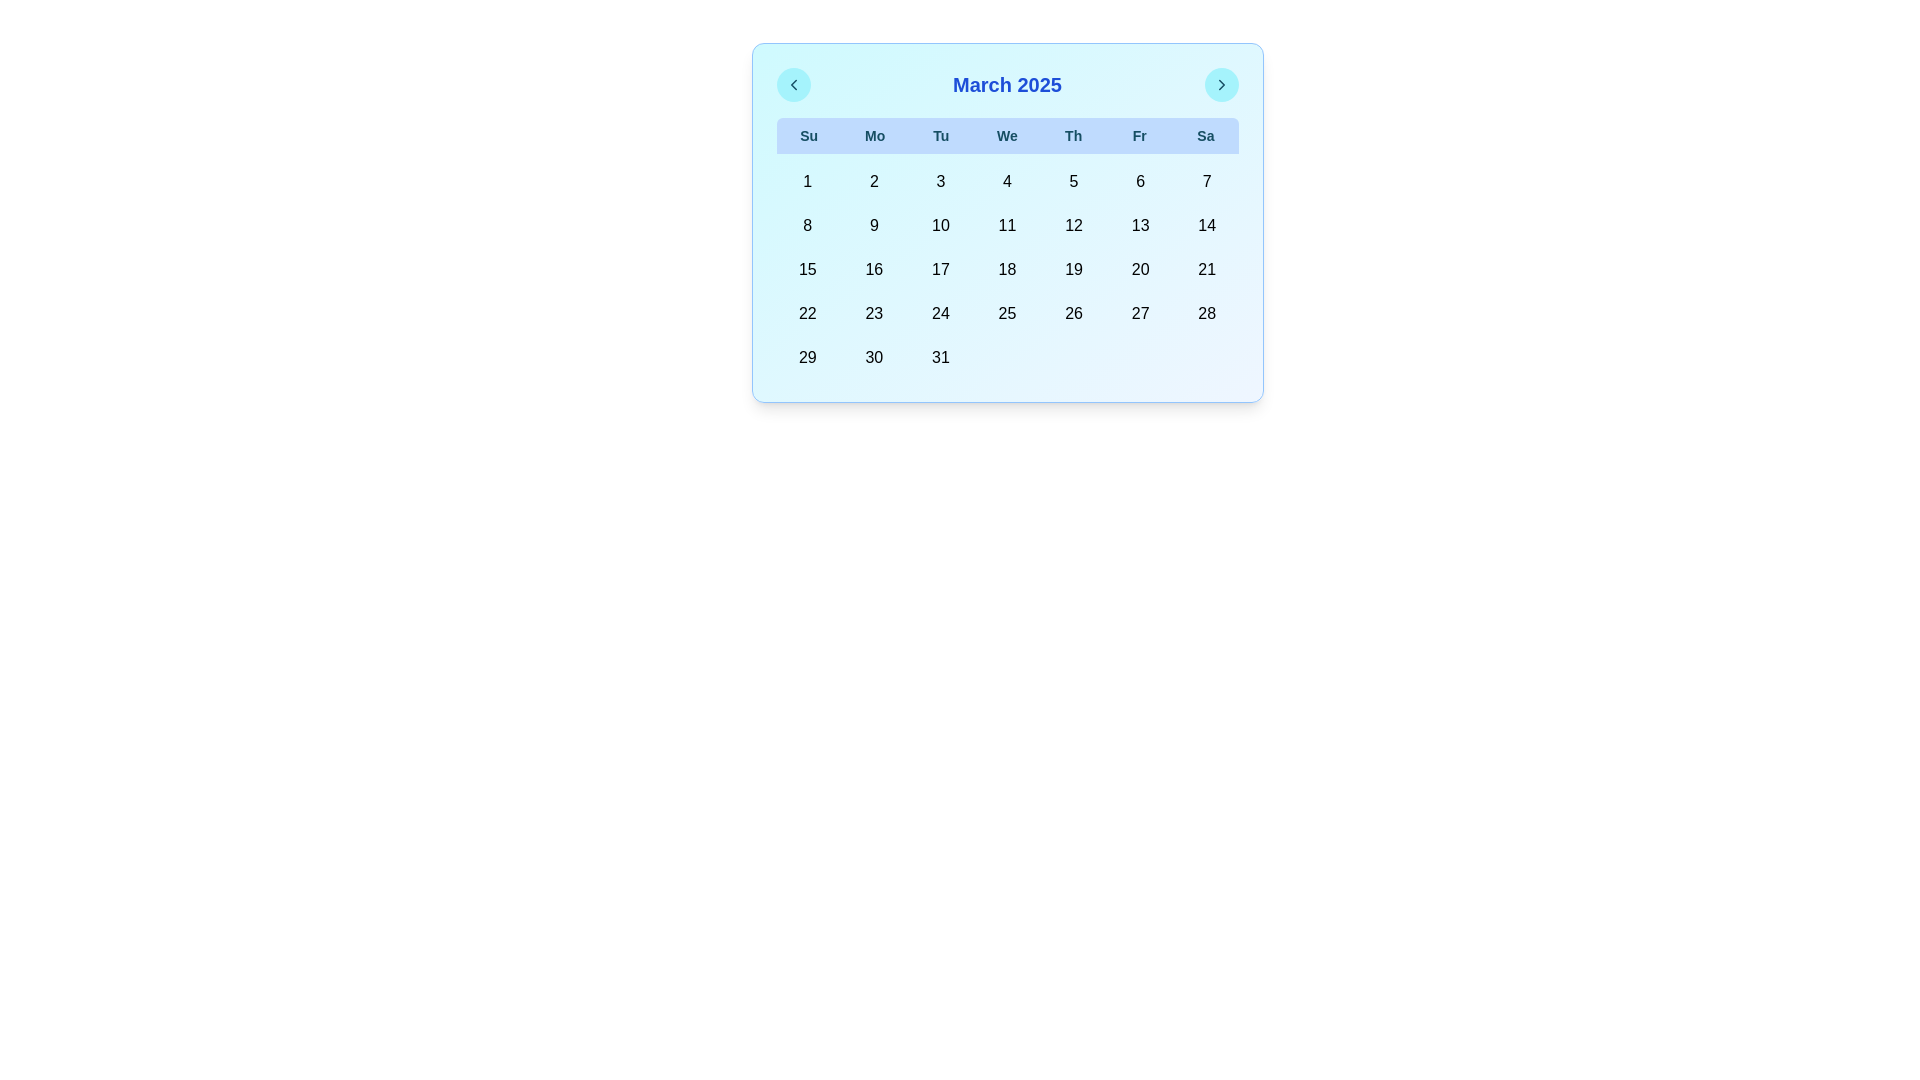 This screenshot has height=1080, width=1920. What do you see at coordinates (874, 313) in the screenshot?
I see `the calendar grid cell displaying the number '23'` at bounding box center [874, 313].